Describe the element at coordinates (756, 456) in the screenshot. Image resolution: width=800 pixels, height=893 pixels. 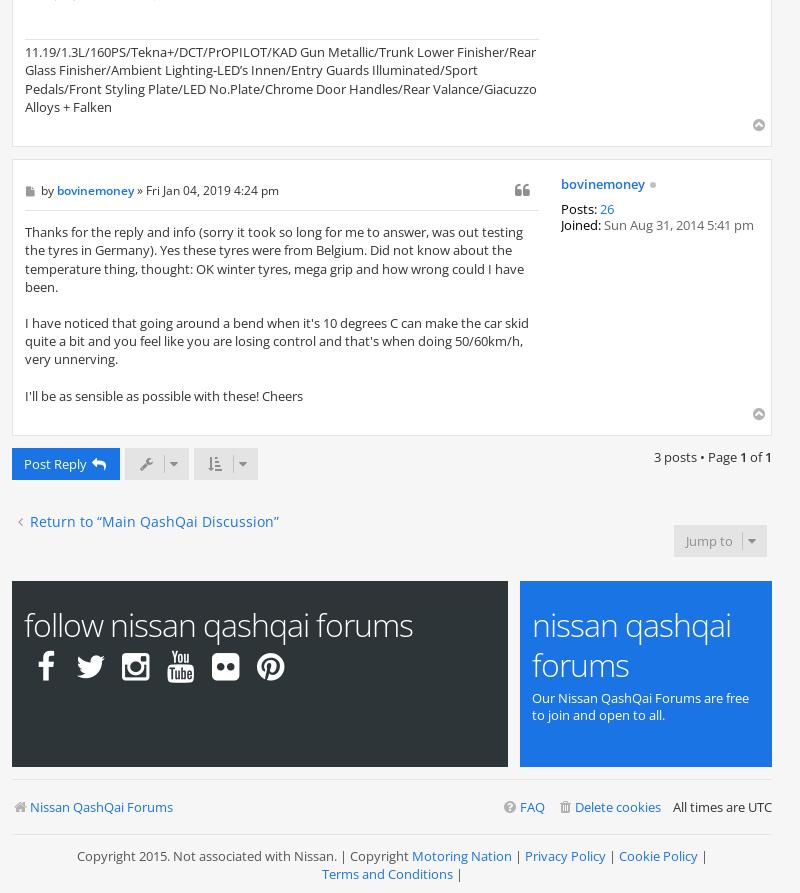
I see `'of'` at that location.